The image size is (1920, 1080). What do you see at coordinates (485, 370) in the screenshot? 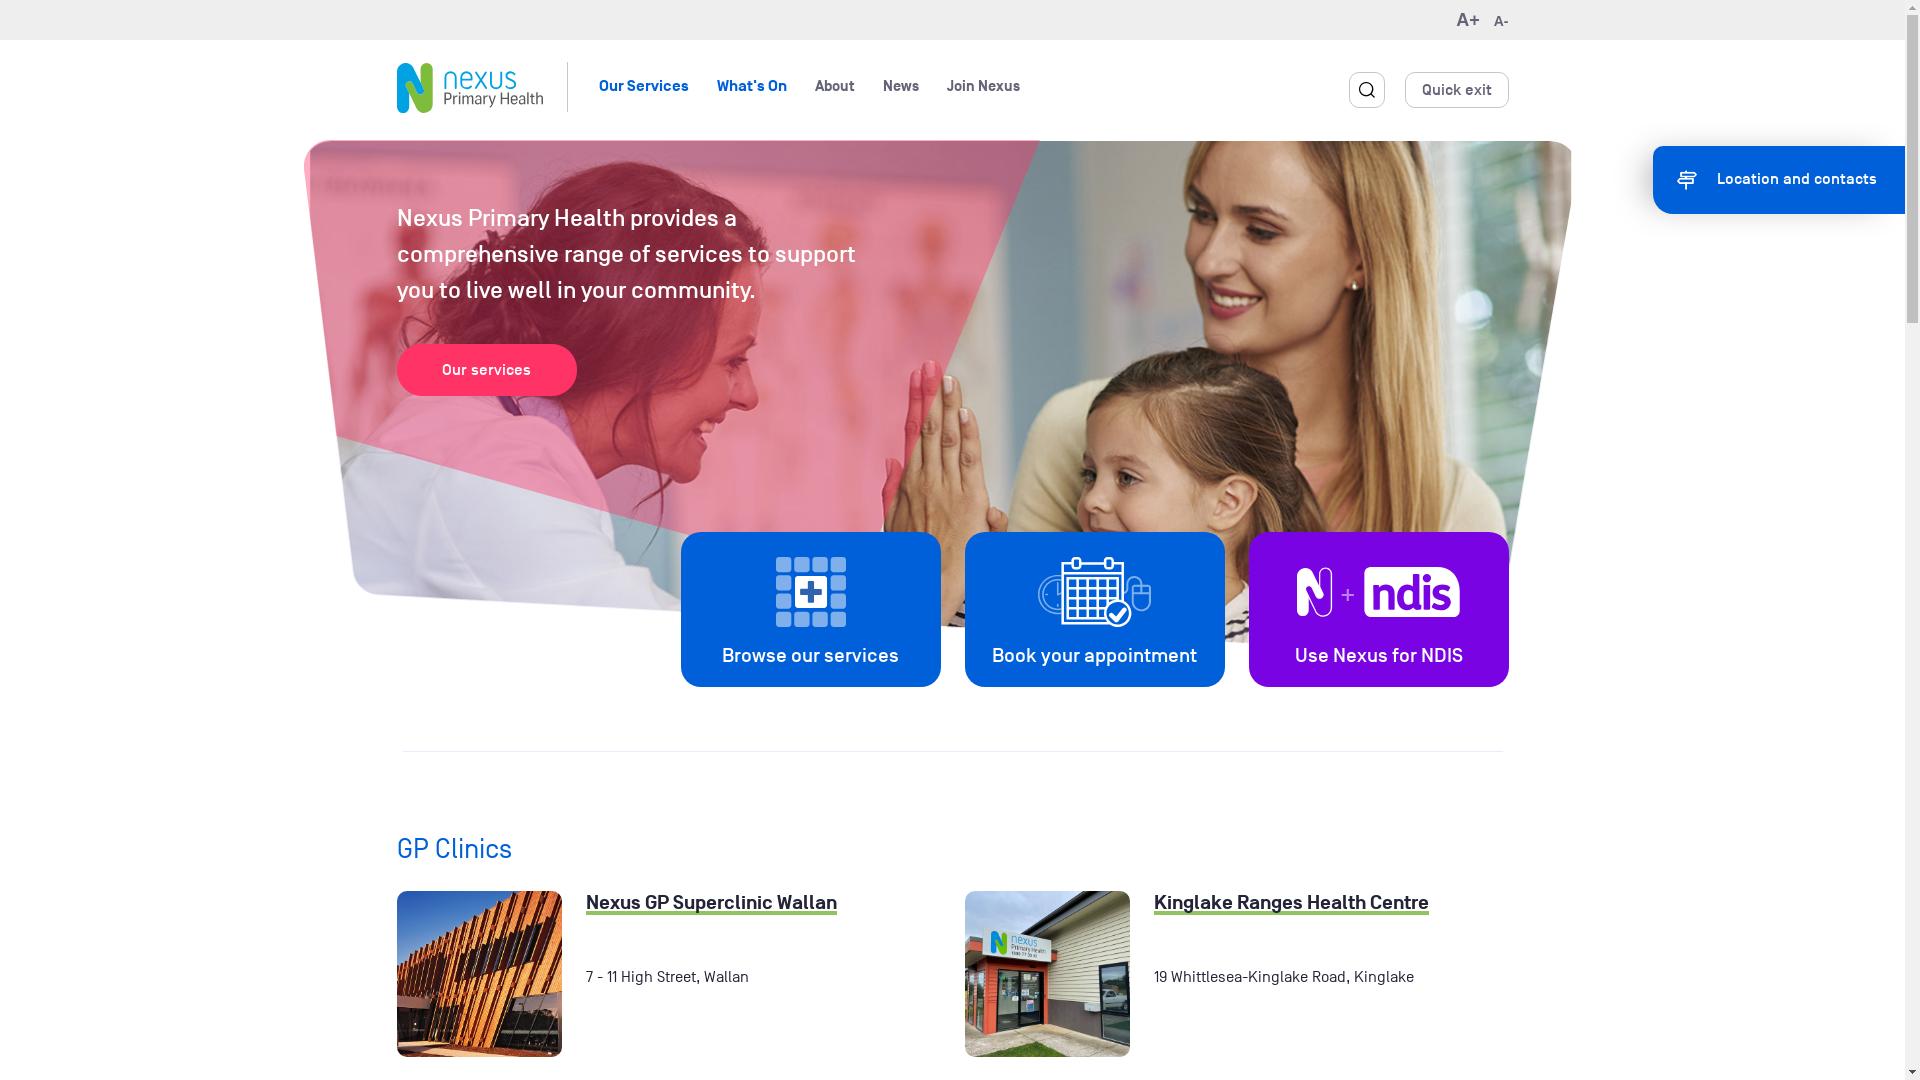
I see `'Our services'` at bounding box center [485, 370].